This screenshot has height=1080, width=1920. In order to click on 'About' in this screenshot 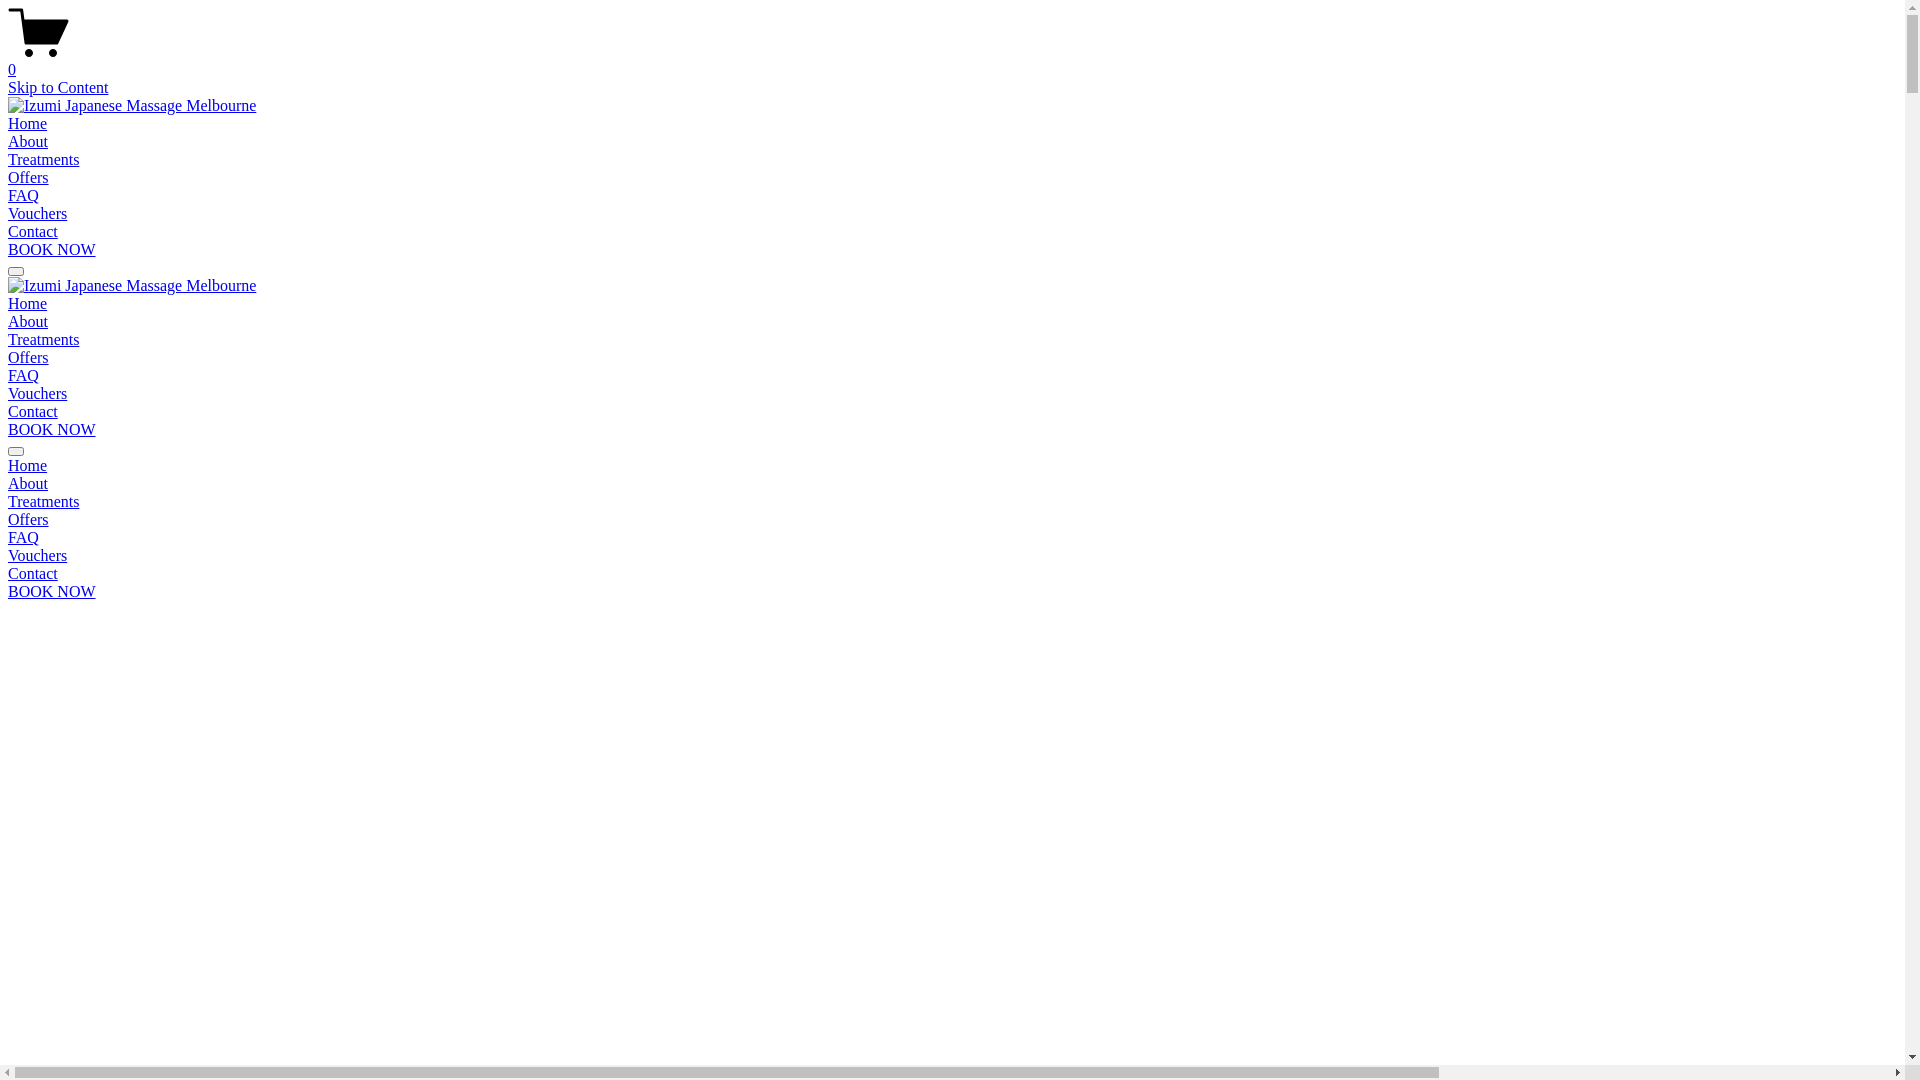, I will do `click(8, 483)`.